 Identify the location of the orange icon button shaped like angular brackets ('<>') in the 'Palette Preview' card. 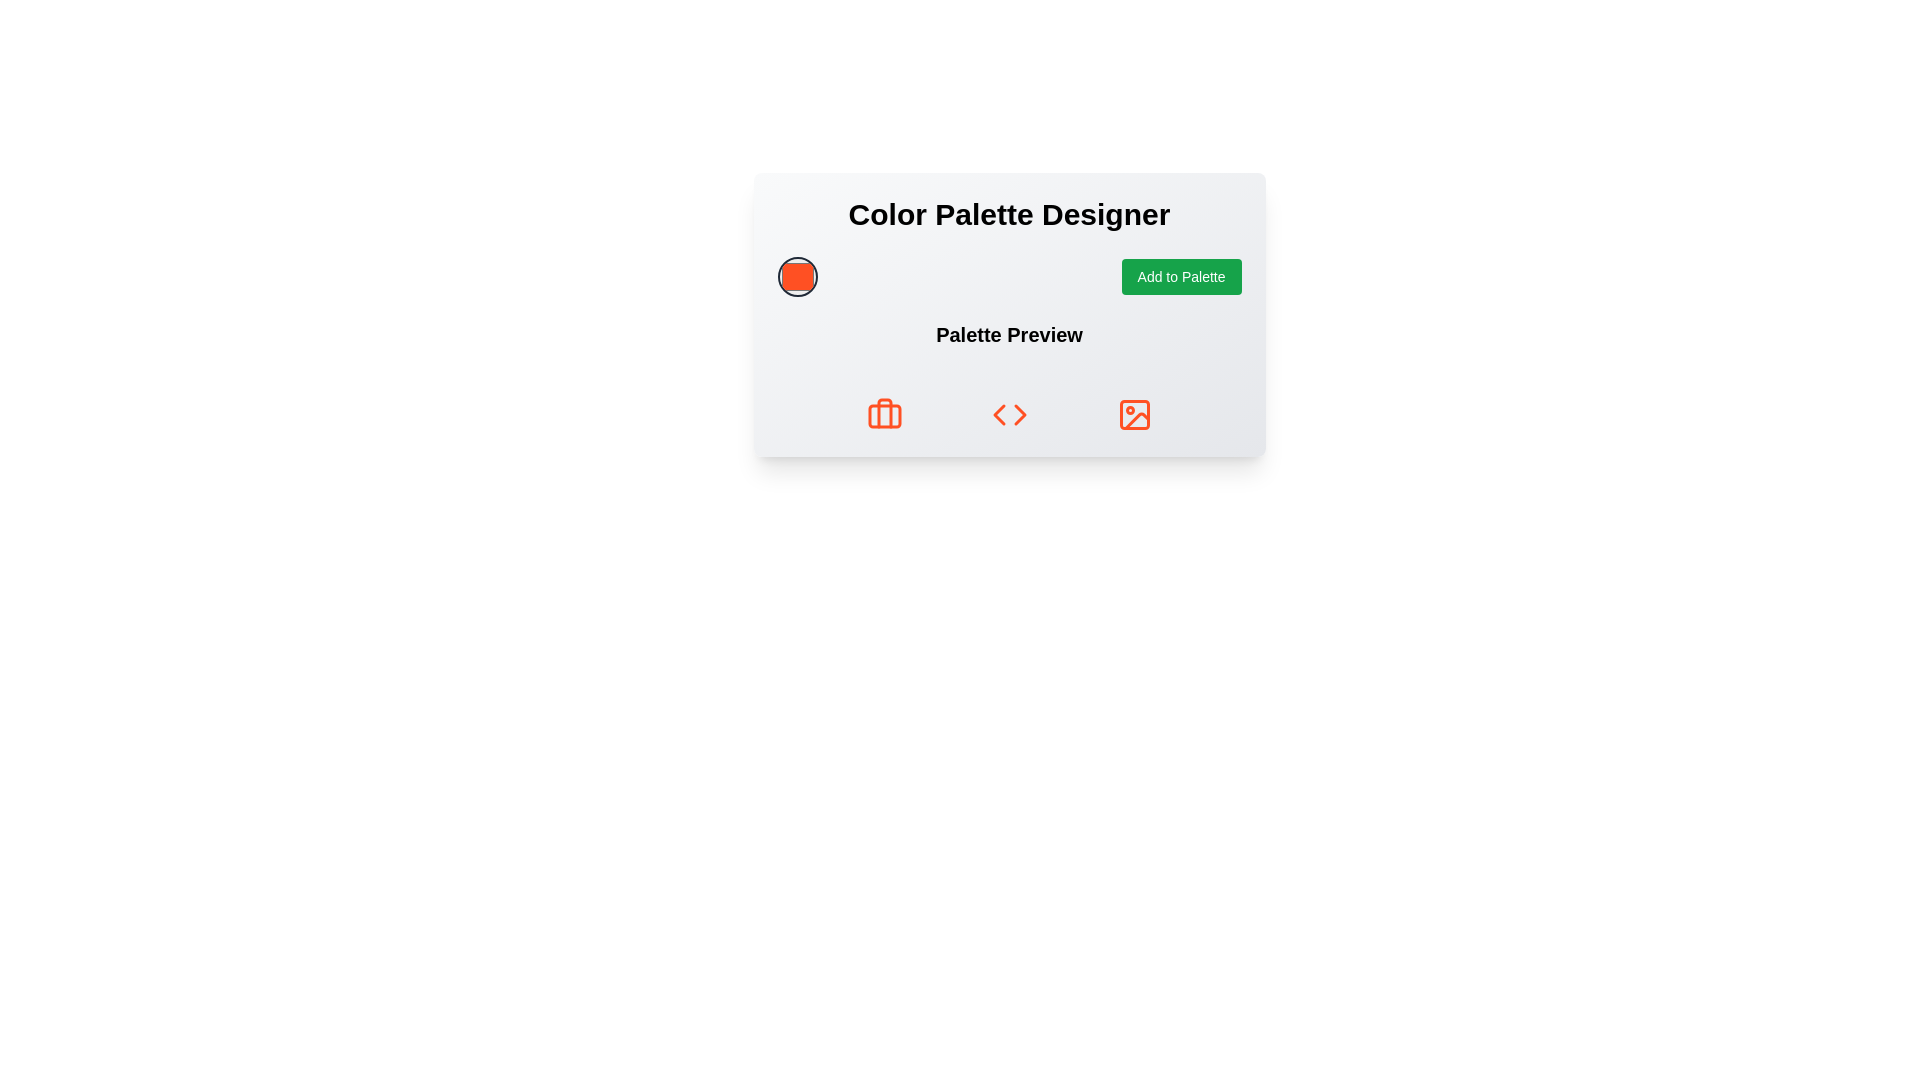
(1009, 414).